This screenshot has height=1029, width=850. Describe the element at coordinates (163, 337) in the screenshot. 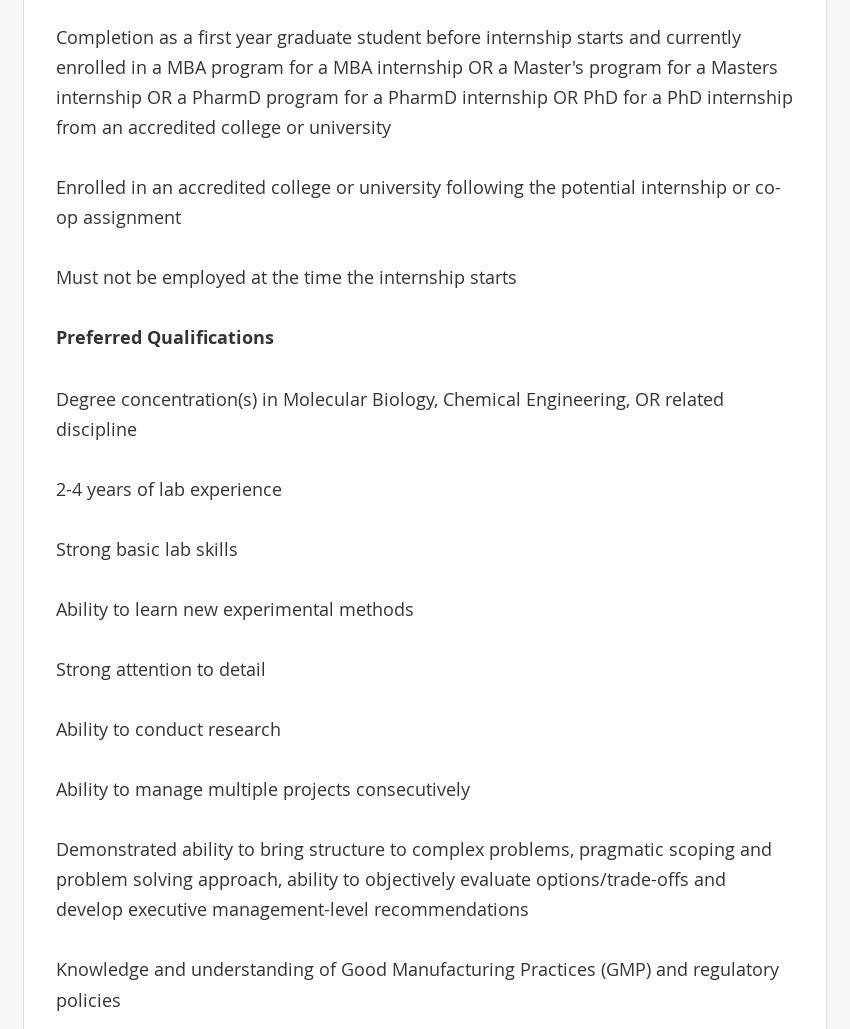

I see `'Preferred Qualifications'` at that location.